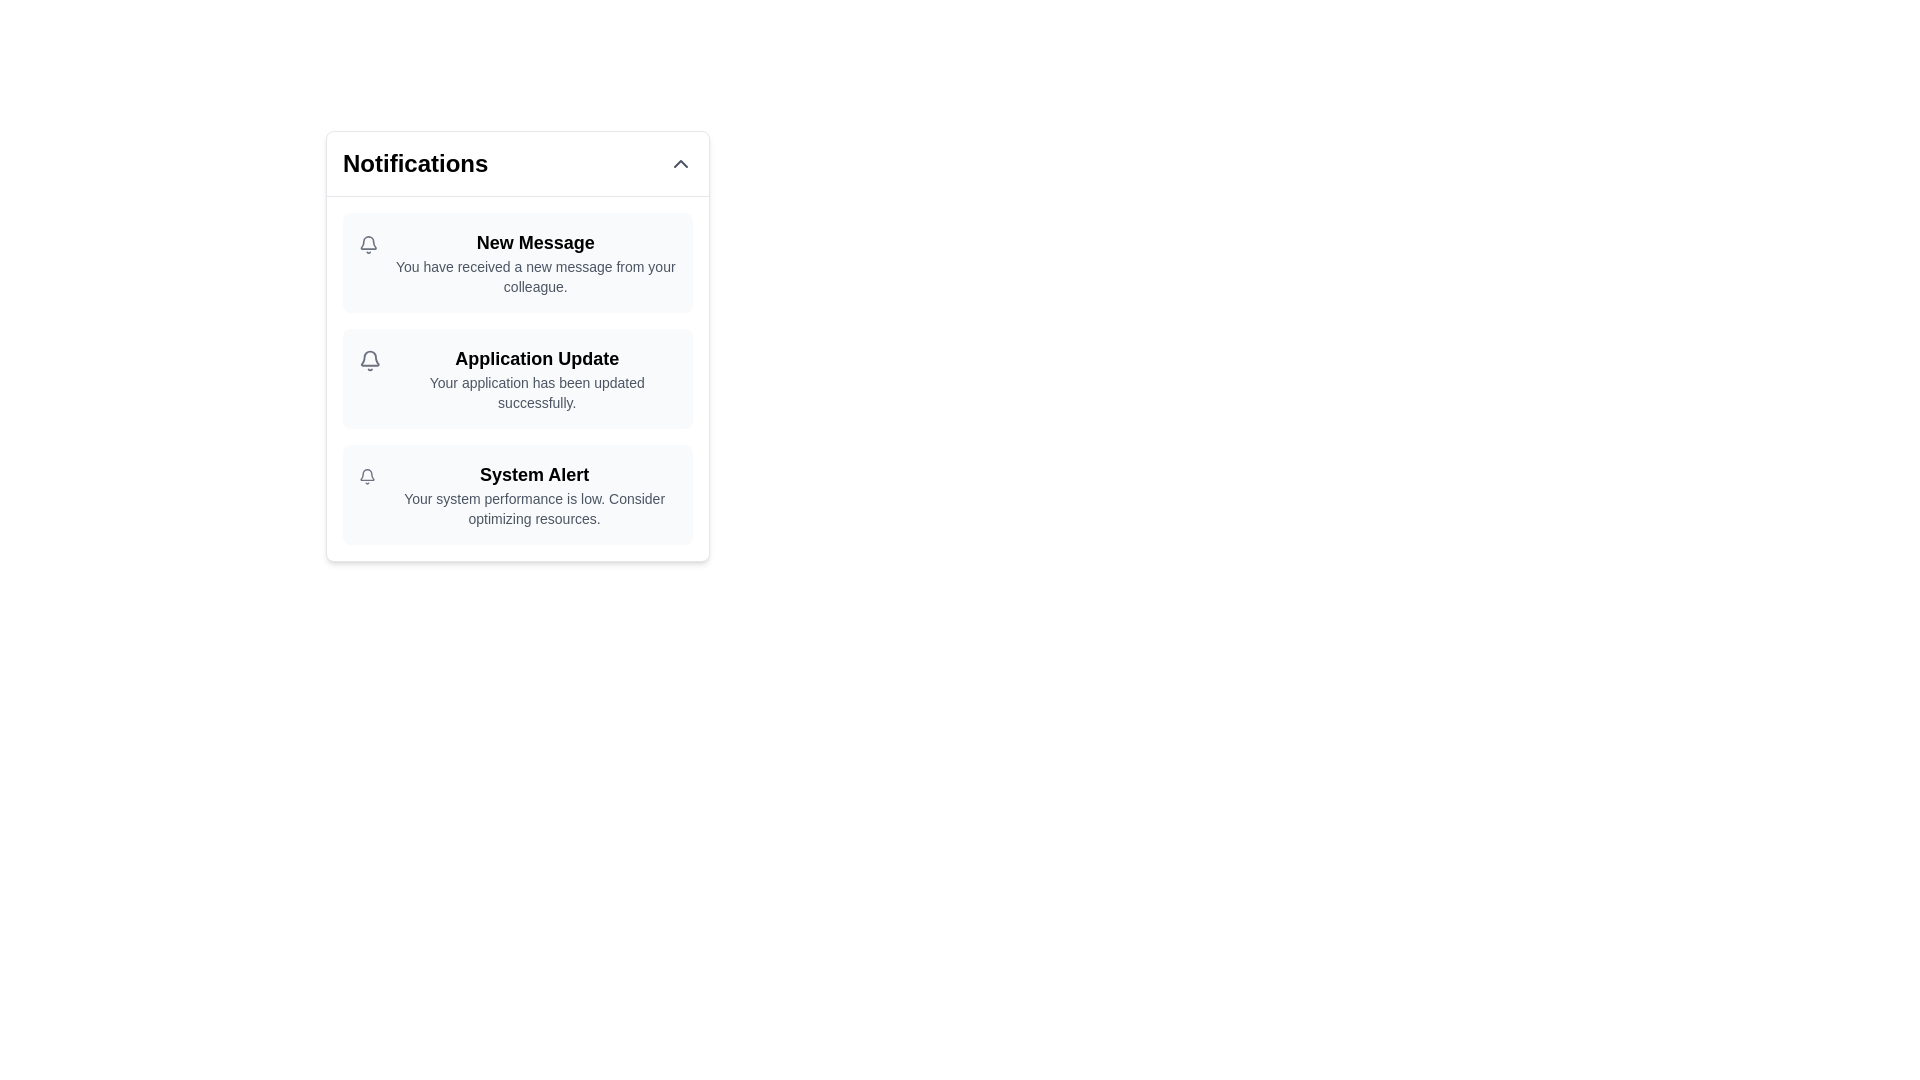 Image resolution: width=1920 pixels, height=1080 pixels. Describe the element at coordinates (367, 477) in the screenshot. I see `the gray bell icon located to the left of the text content in the 'System Alert' notification card, which is the third item in the list of notifications` at that location.